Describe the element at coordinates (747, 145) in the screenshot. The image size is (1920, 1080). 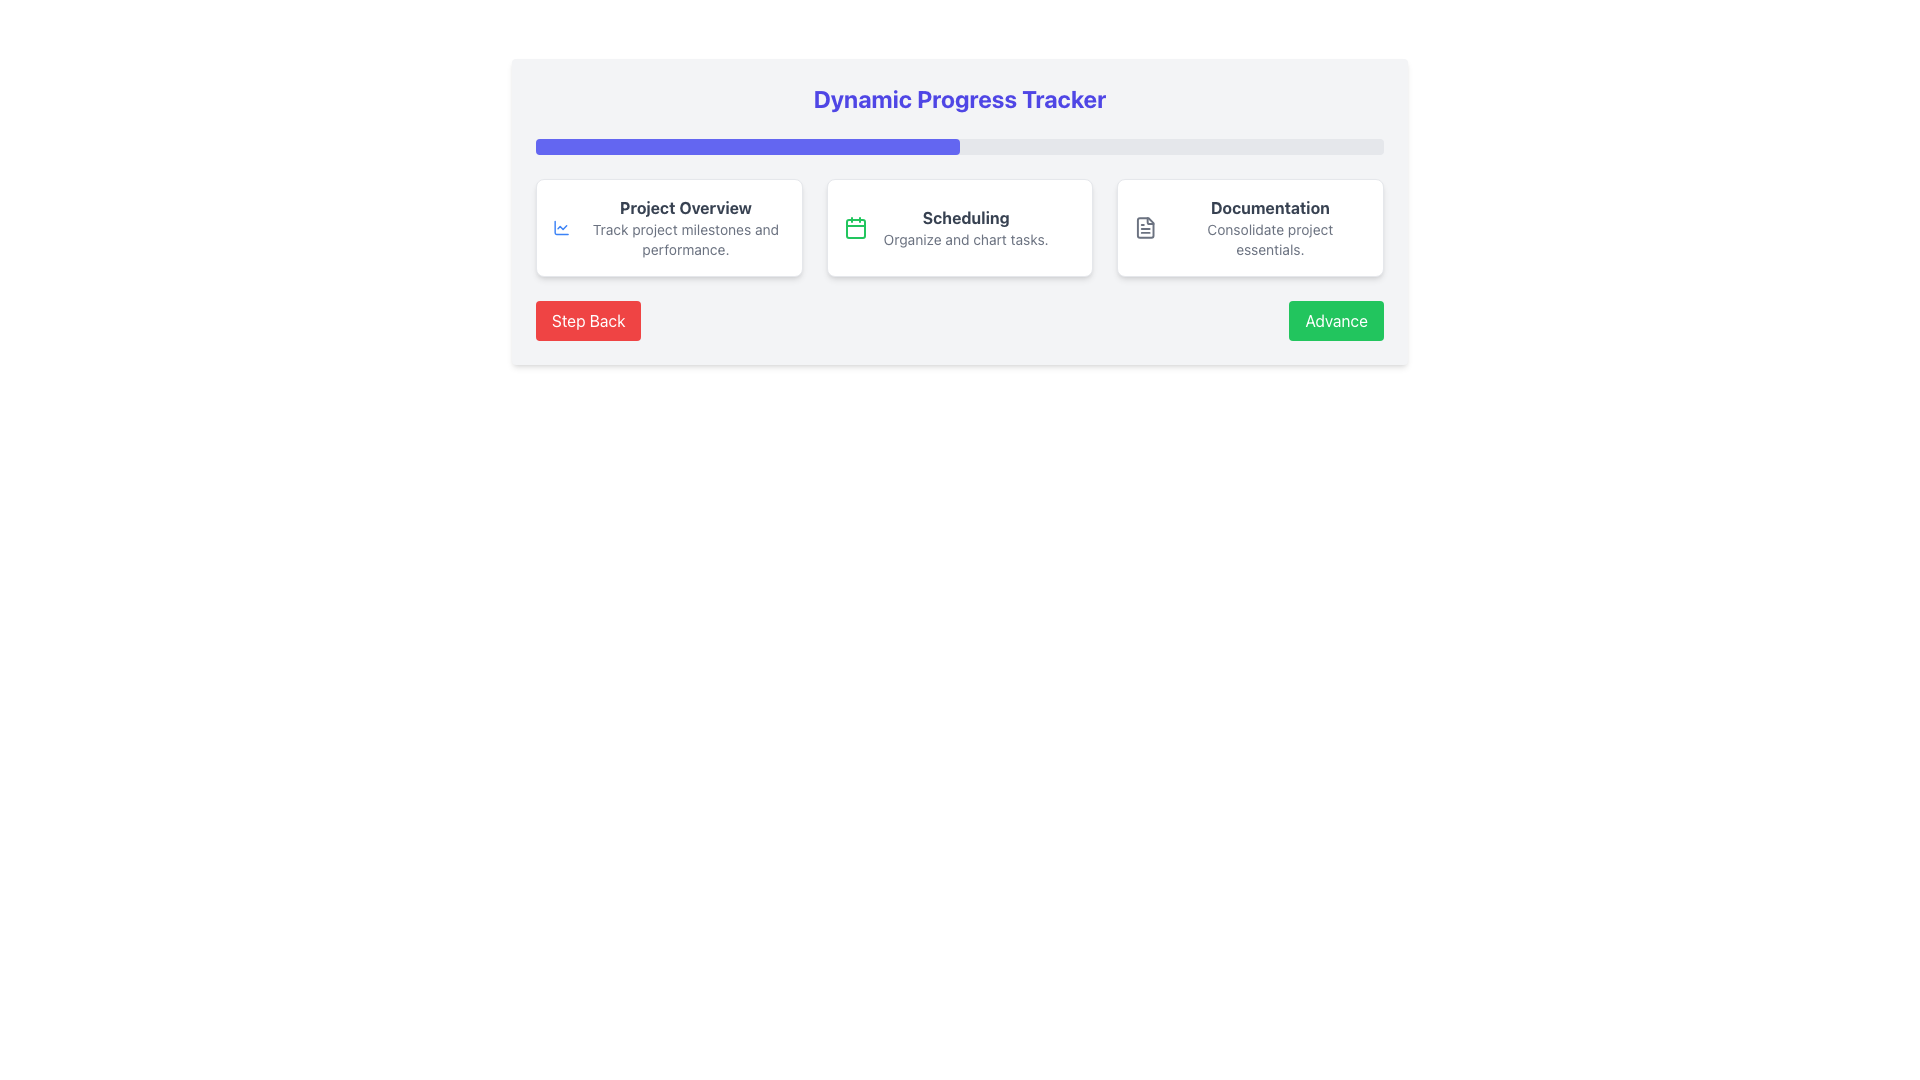
I see `the blue progress bar located below the title 'Dynamic Progress Tracker', which occupies the left half of the gray background bar` at that location.